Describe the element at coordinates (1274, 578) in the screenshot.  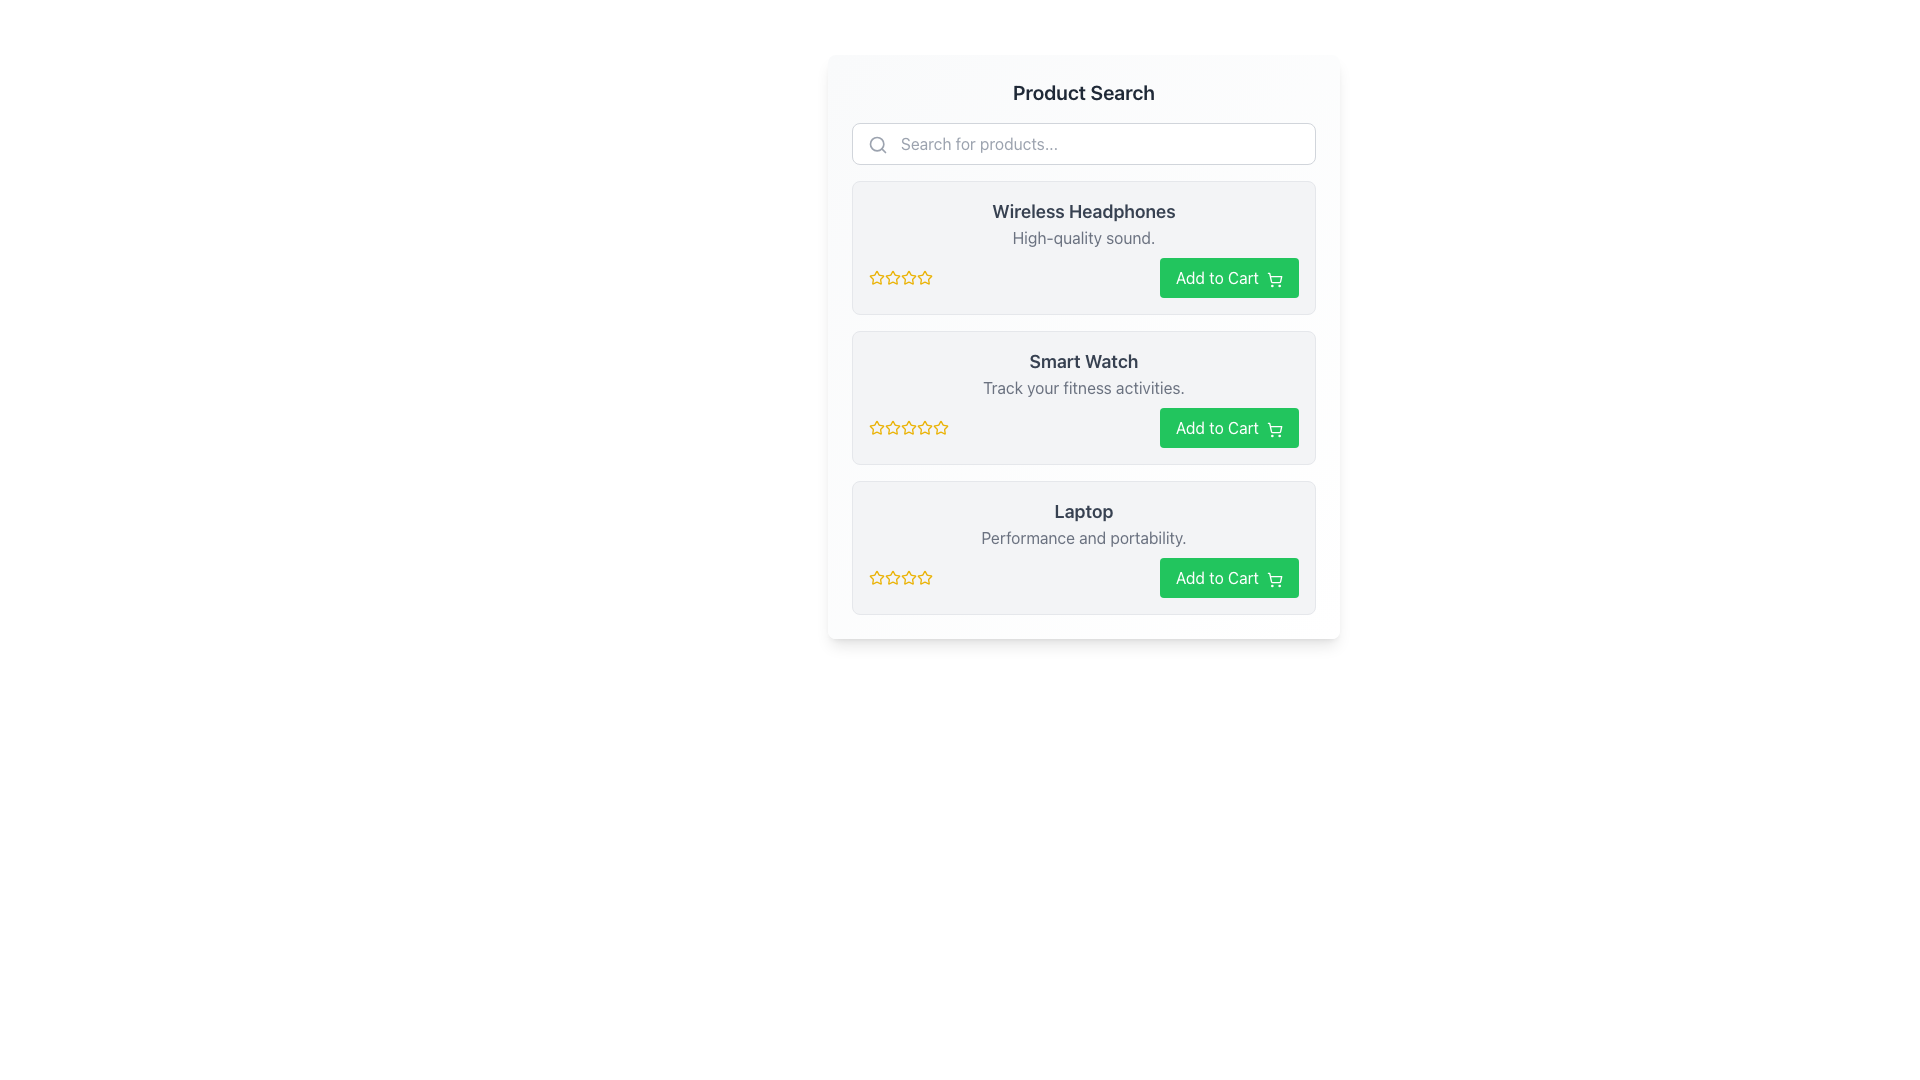
I see `the SVG icon within the 'Add to Cart' button, which is the last button in a vertical column of product entries` at that location.